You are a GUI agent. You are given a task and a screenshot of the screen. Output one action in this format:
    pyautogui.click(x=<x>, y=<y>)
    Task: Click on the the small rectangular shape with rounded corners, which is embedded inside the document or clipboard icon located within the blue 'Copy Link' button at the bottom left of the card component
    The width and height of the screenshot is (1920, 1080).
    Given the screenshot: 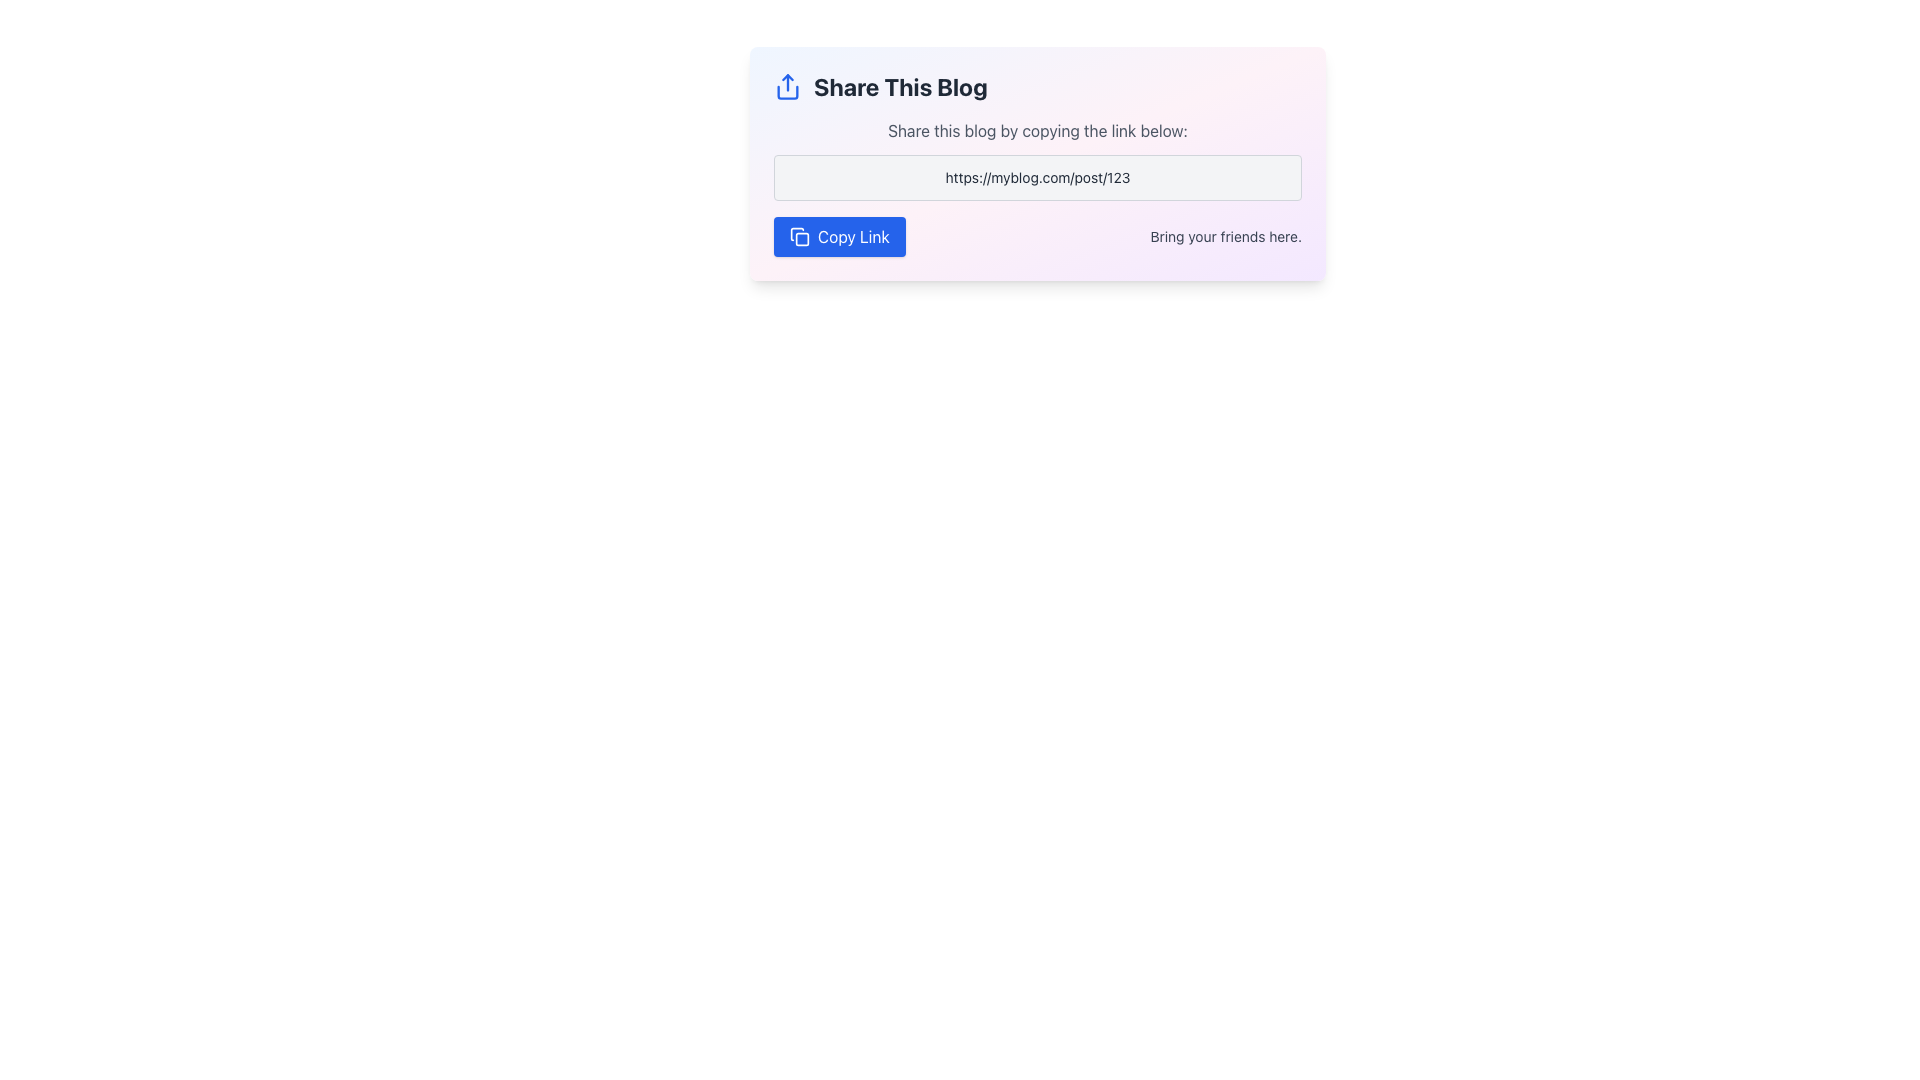 What is the action you would take?
    pyautogui.click(x=802, y=238)
    